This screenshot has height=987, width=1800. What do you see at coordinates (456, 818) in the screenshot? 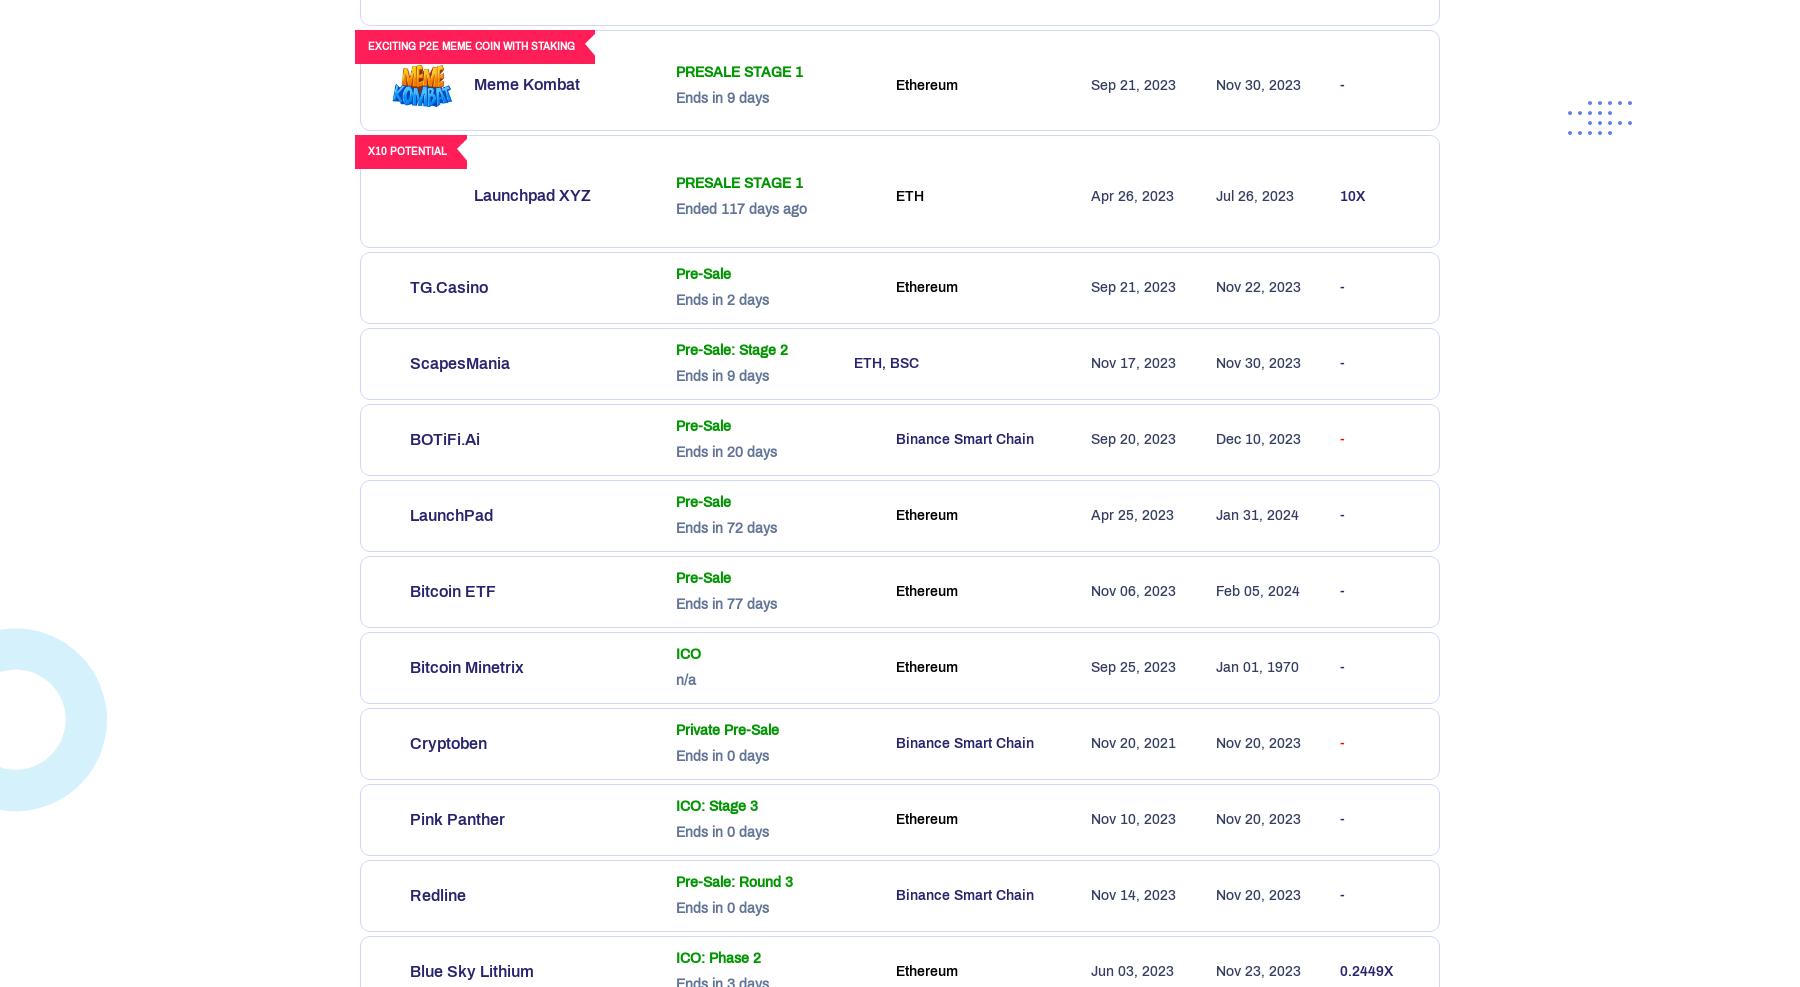
I see `'Pink Panther'` at bounding box center [456, 818].